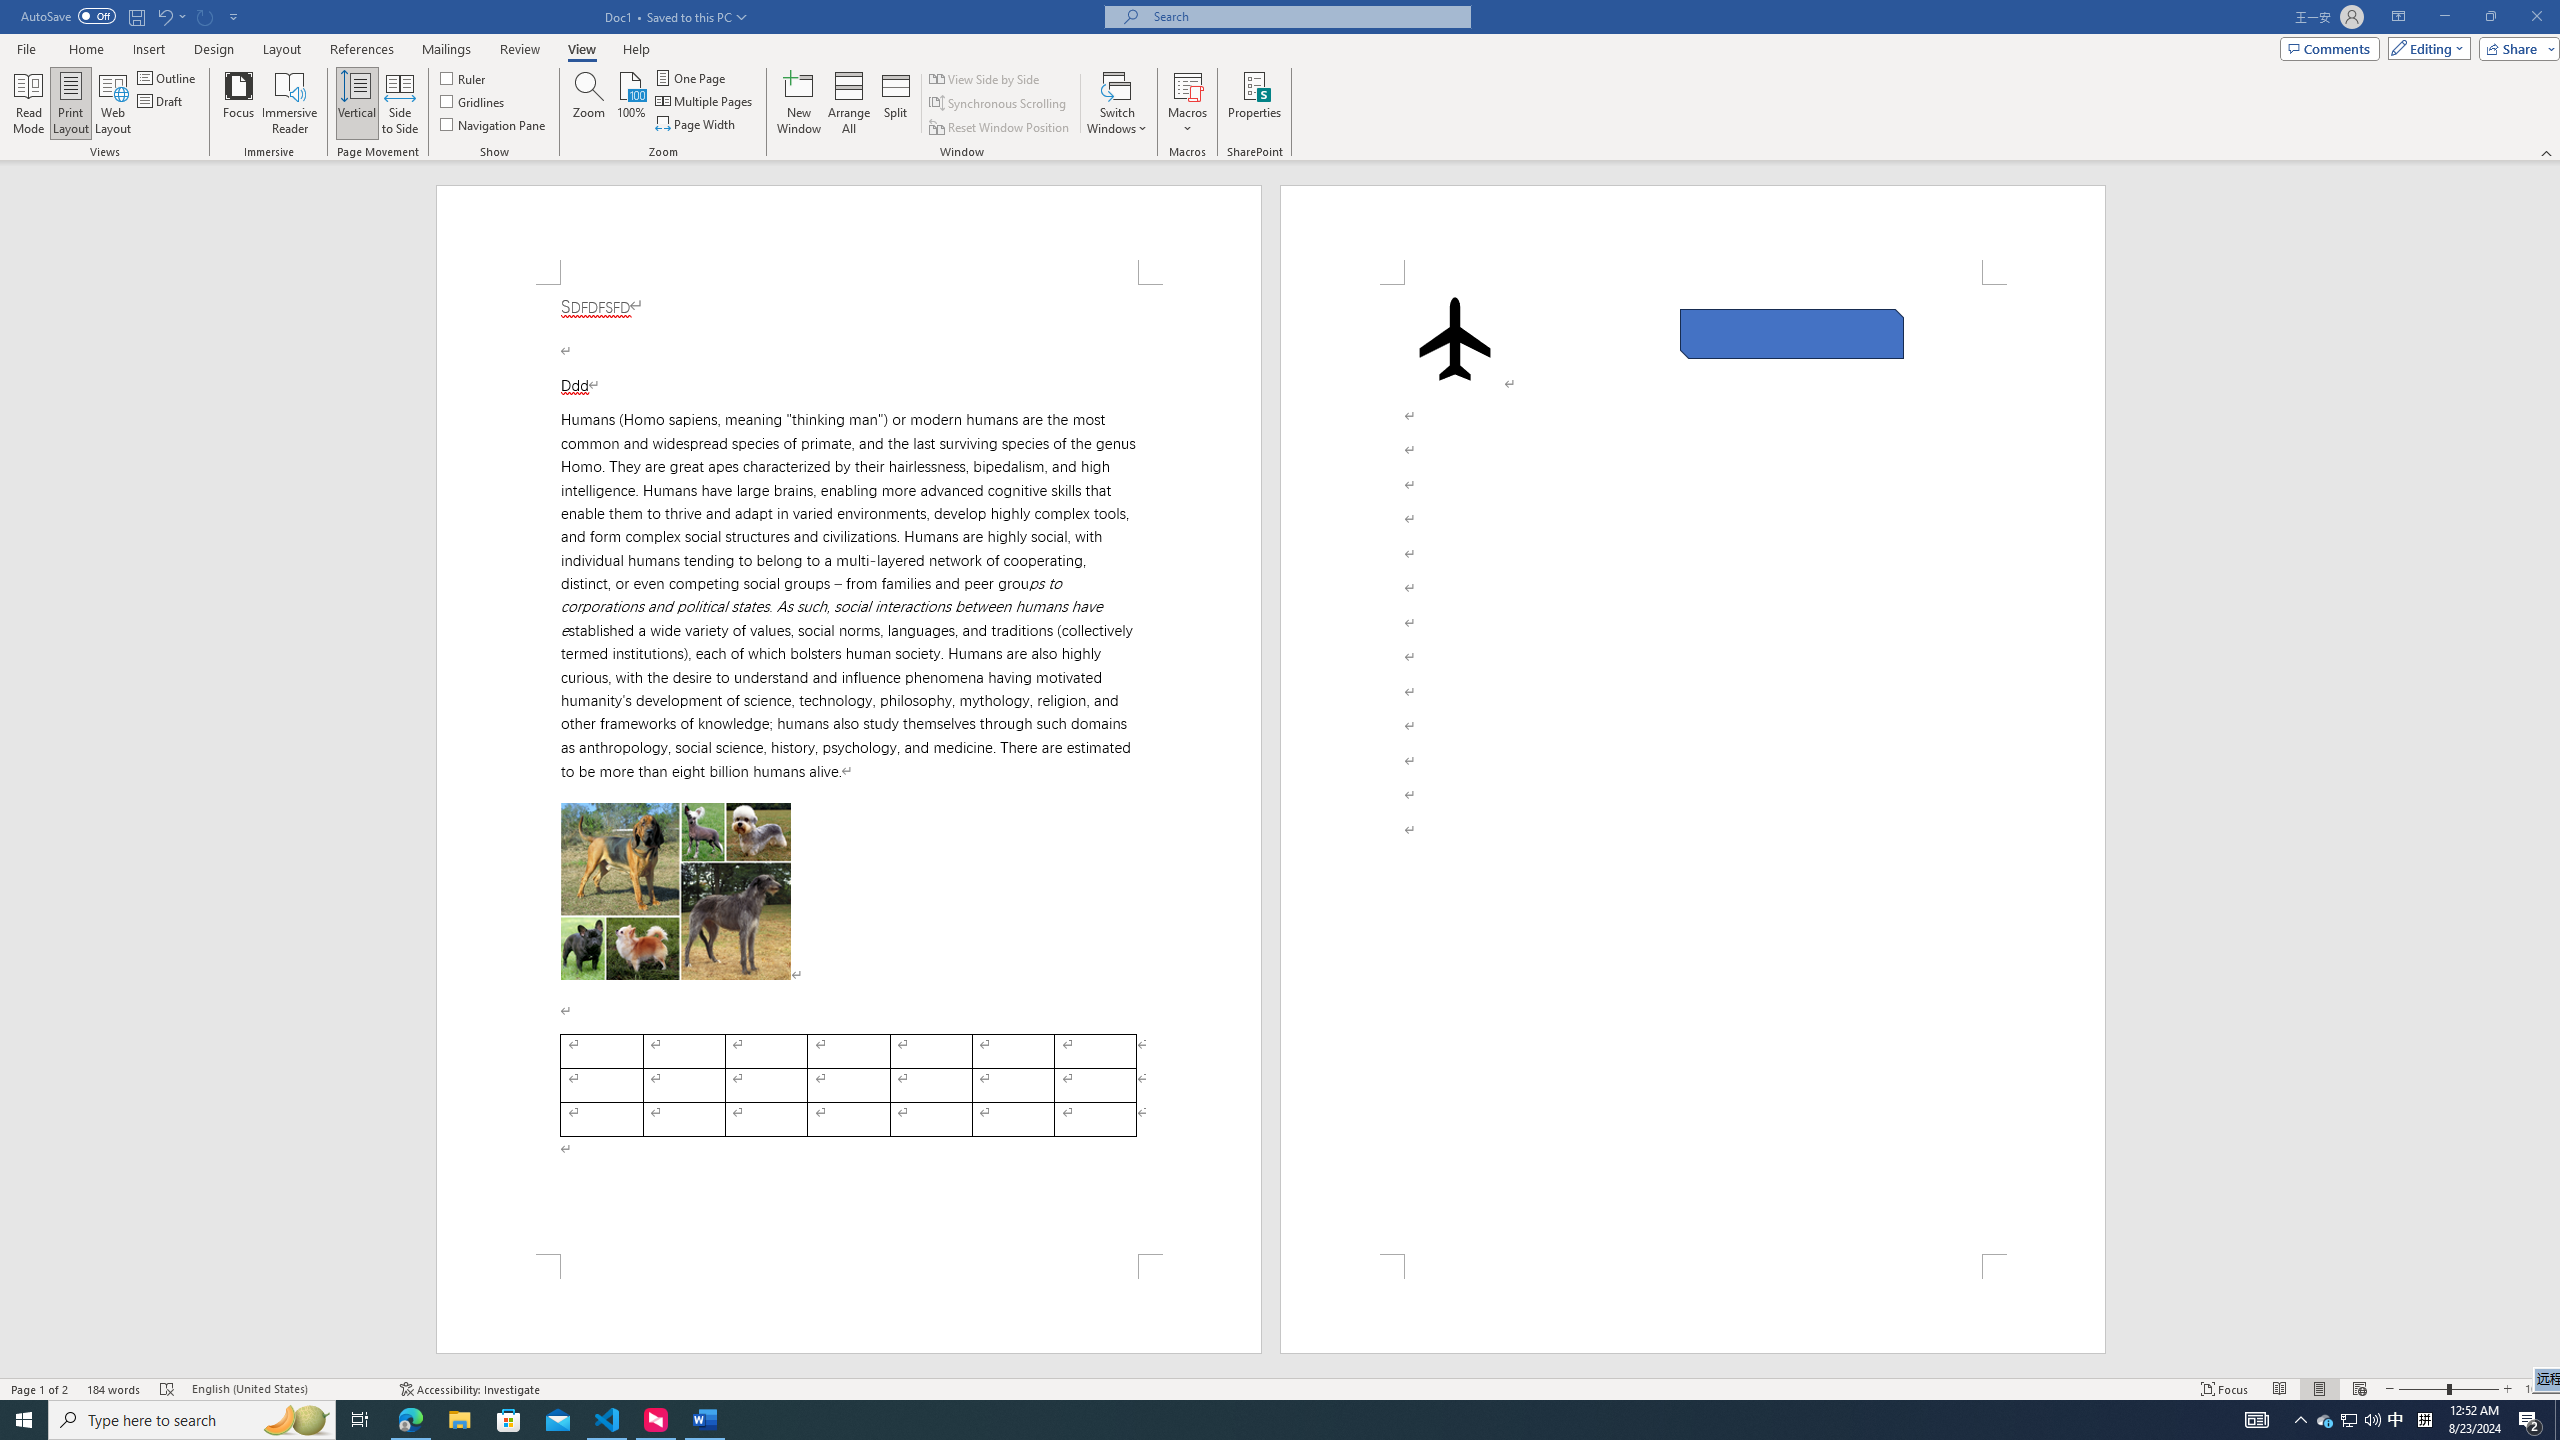 This screenshot has width=2560, height=1440. Describe the element at coordinates (509, 1418) in the screenshot. I see `'Microsoft Store'` at that location.